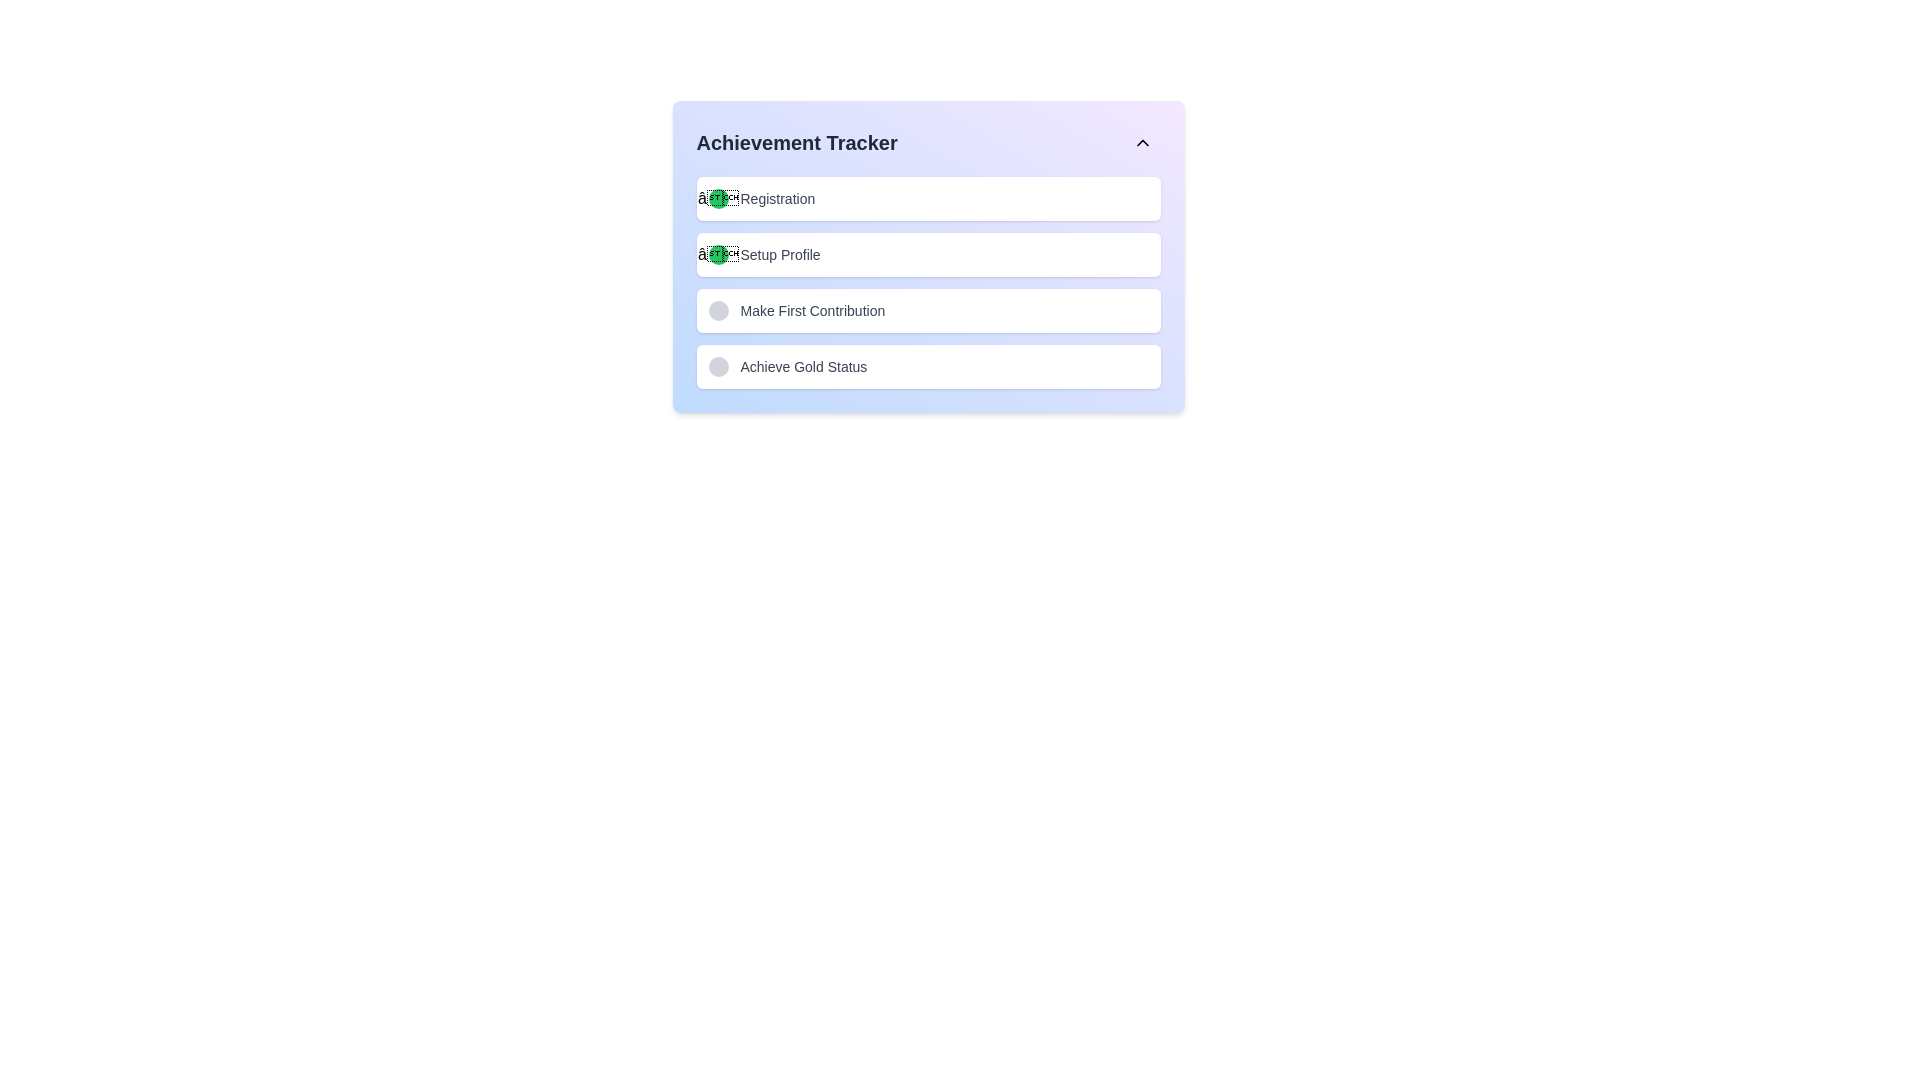  What do you see at coordinates (1142, 141) in the screenshot?
I see `the upward-pointing chevron icon within the circular button located at the top-right corner of the 'Achievement Tracker' card` at bounding box center [1142, 141].